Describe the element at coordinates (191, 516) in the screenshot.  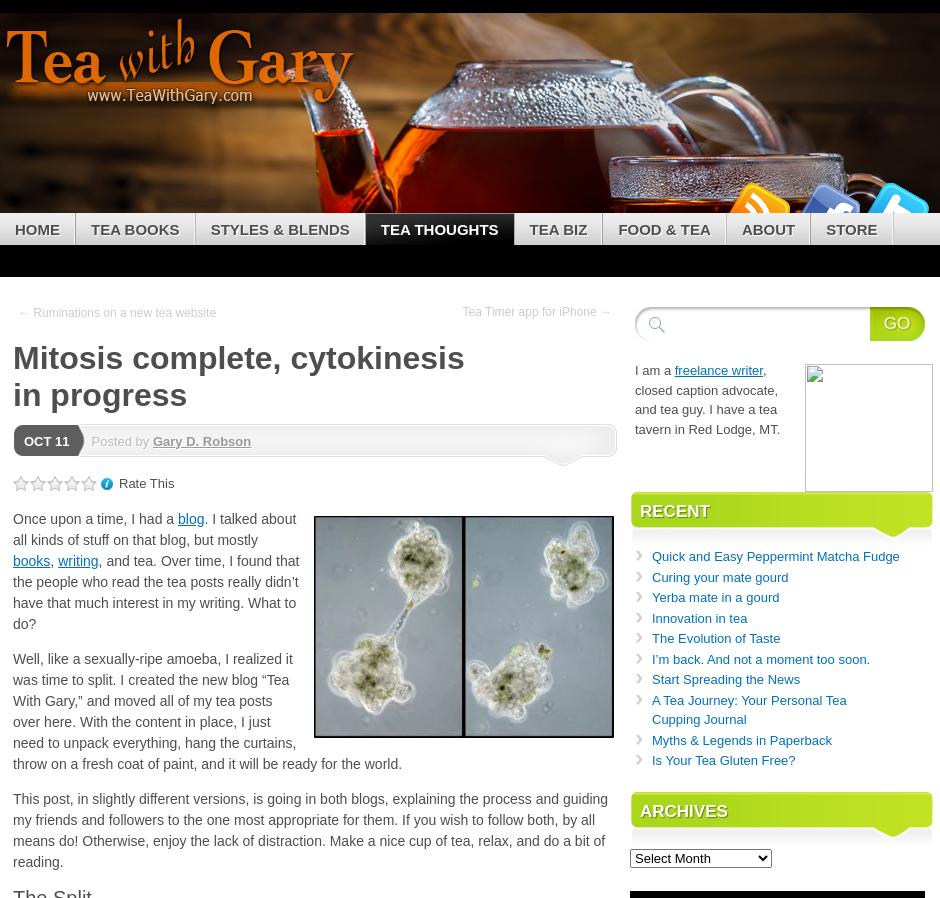
I see `'blog'` at that location.